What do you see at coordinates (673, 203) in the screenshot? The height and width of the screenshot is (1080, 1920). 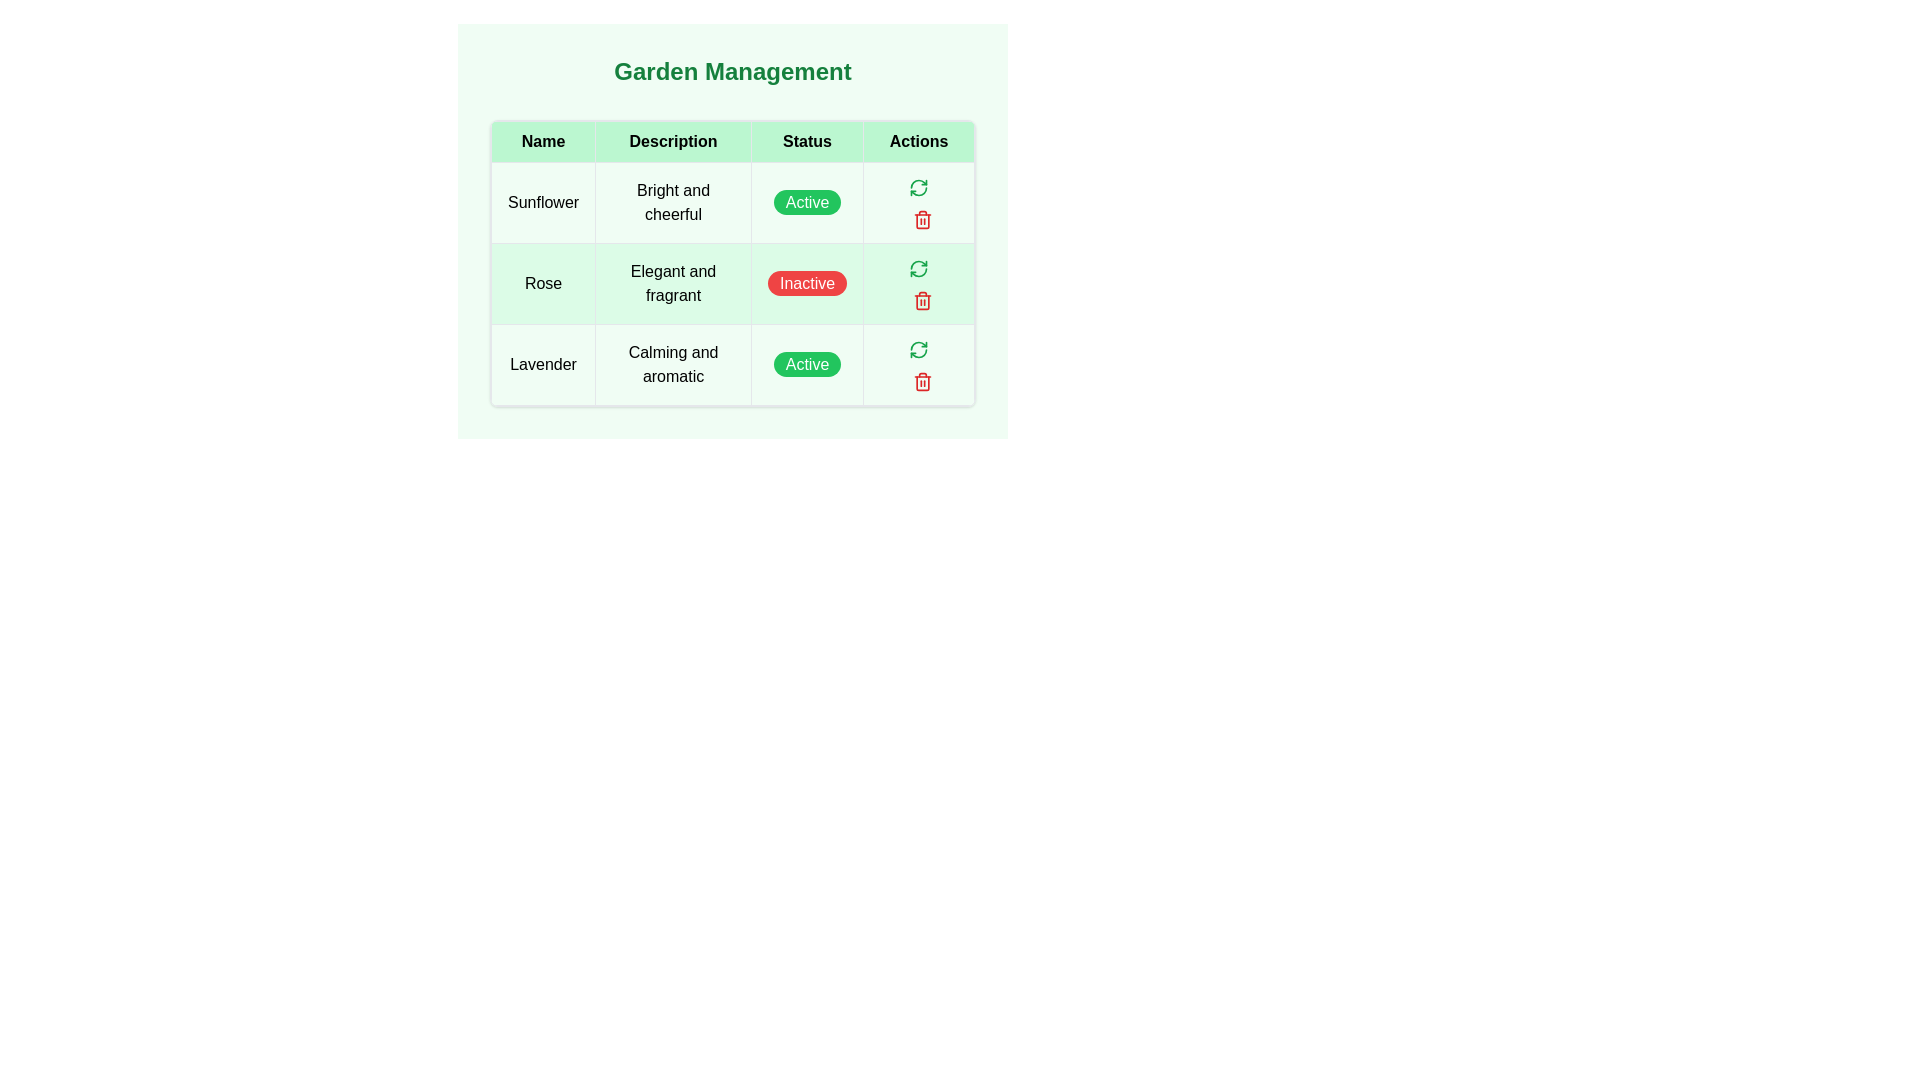 I see `the text label displaying 'Bright and cheerful.' located in the second column of the first row of a table associated with 'Sunflower.'` at bounding box center [673, 203].